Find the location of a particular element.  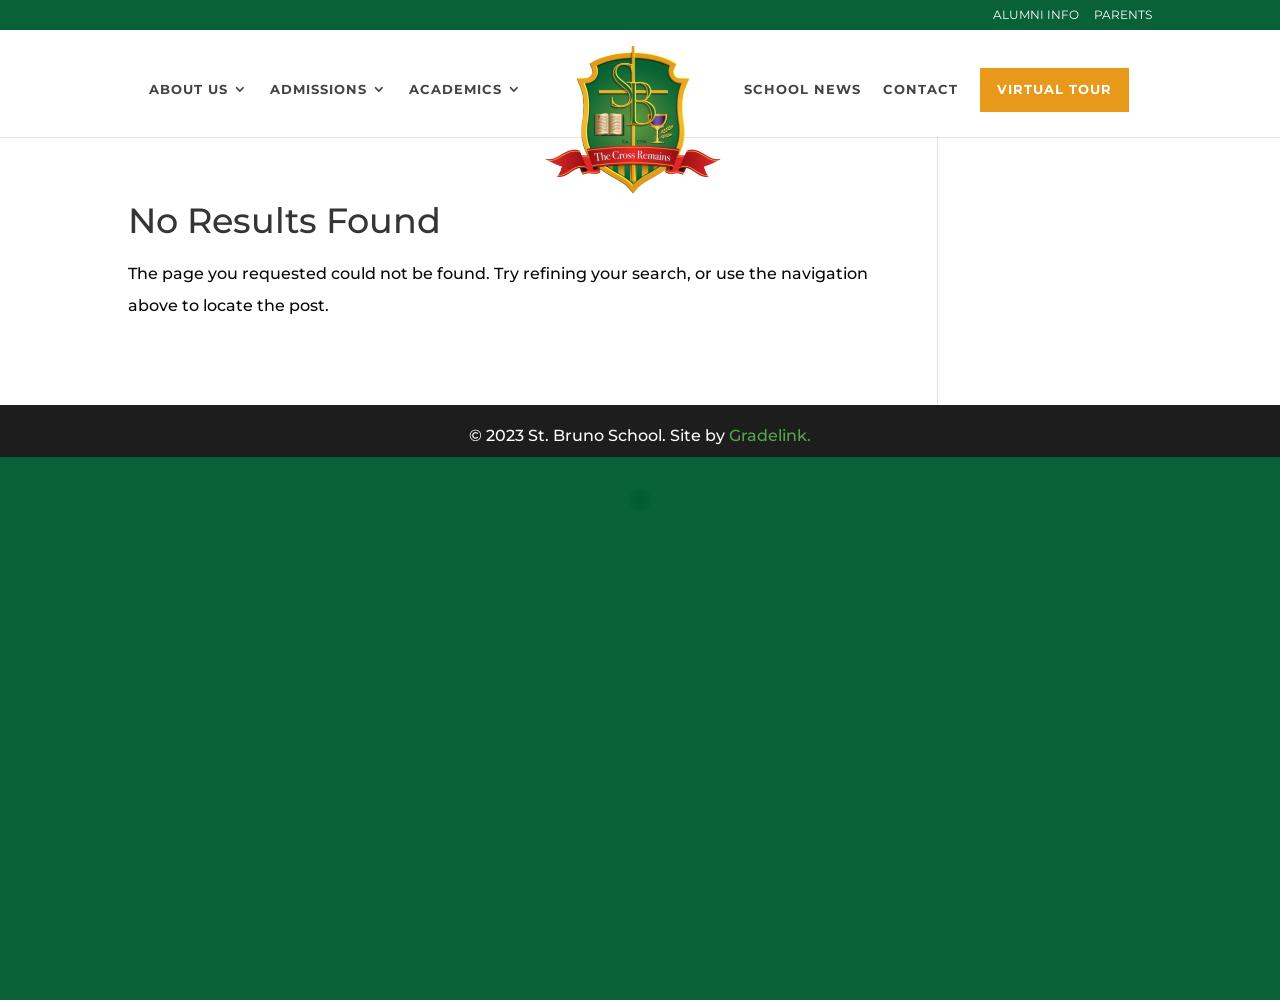

'Extracurricular Activities' is located at coordinates (525, 253).